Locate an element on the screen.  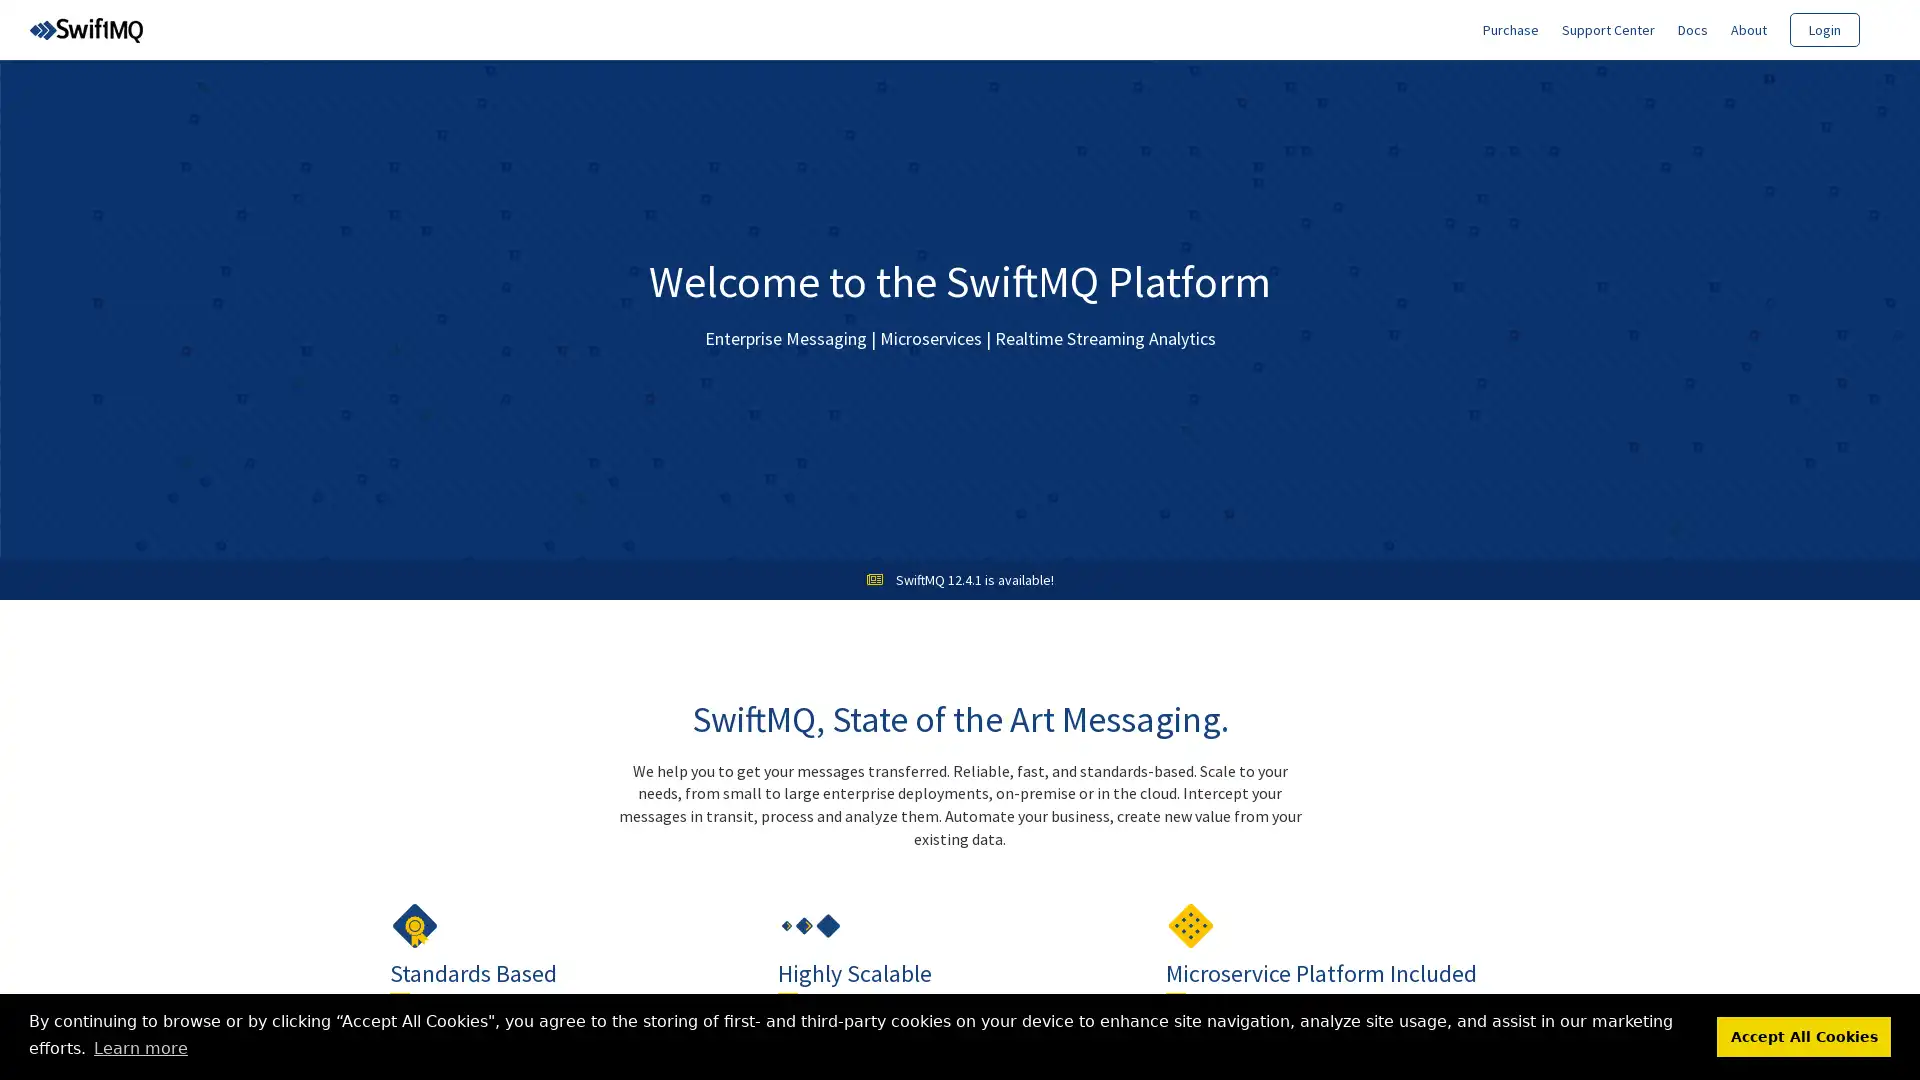
learn more about cookies is located at coordinates (139, 1047).